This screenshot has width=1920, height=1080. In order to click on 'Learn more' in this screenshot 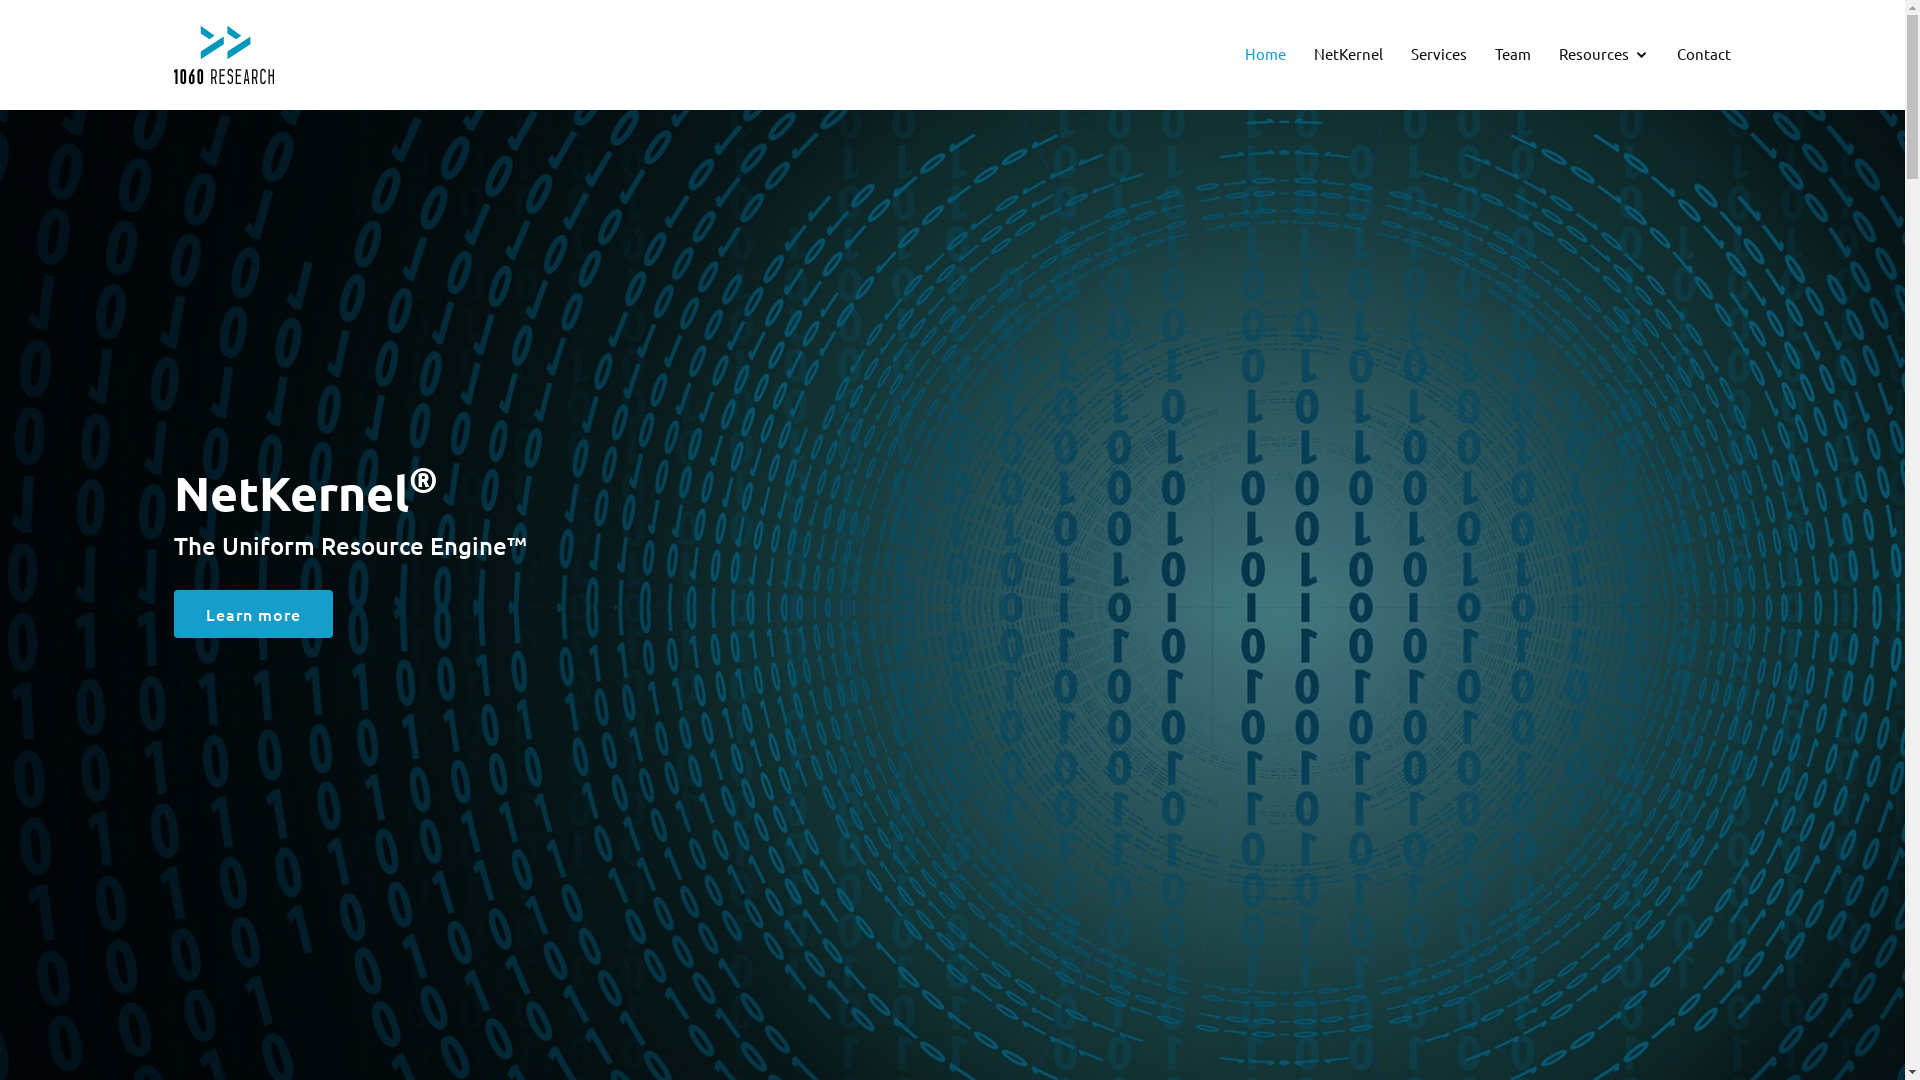, I will do `click(252, 612)`.